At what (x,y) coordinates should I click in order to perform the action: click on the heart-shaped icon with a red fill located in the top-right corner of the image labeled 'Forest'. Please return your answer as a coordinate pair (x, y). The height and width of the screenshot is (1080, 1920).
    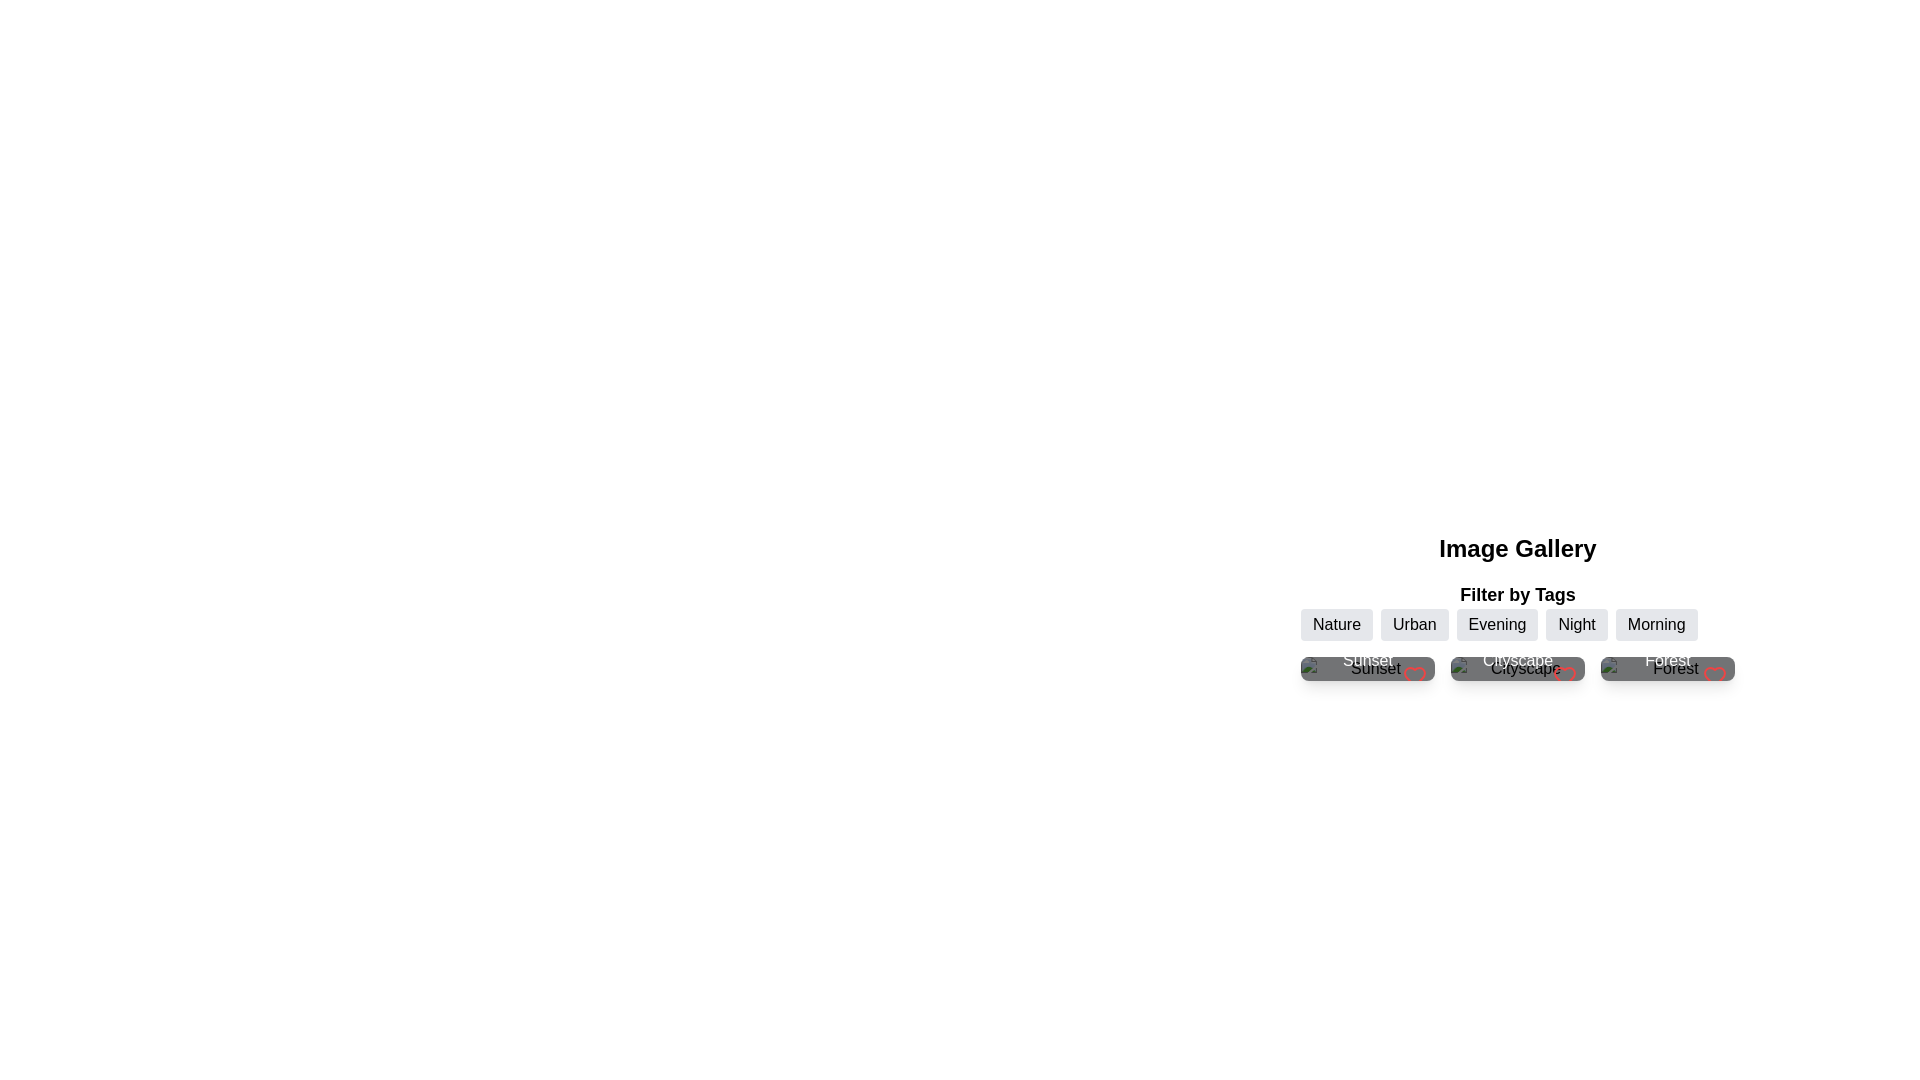
    Looking at the image, I should click on (1713, 676).